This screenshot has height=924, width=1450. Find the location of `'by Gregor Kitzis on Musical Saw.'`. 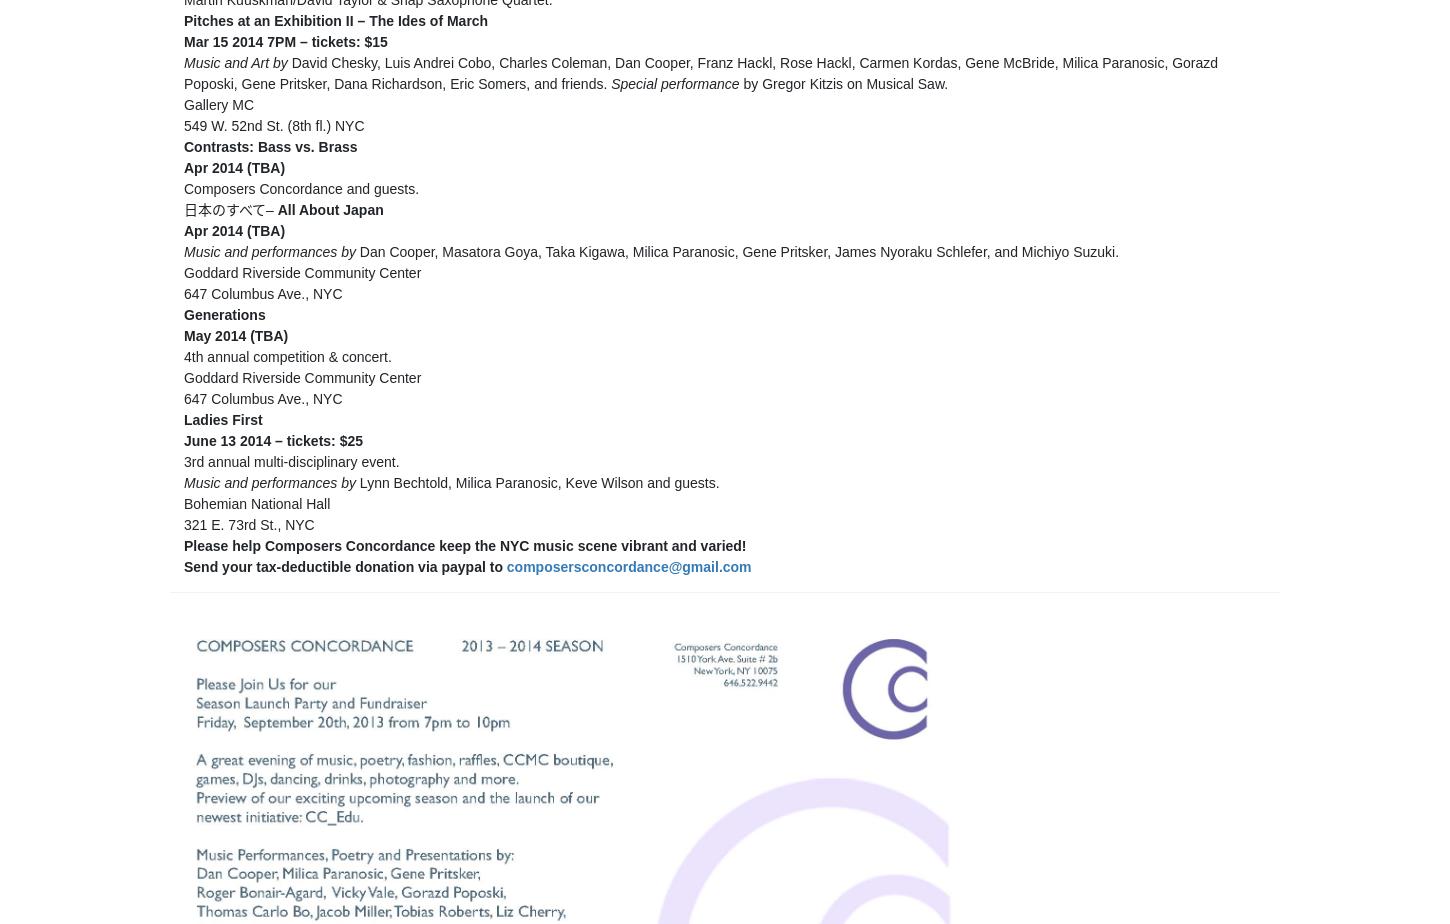

'by Gregor Kitzis on Musical Saw.' is located at coordinates (843, 83).